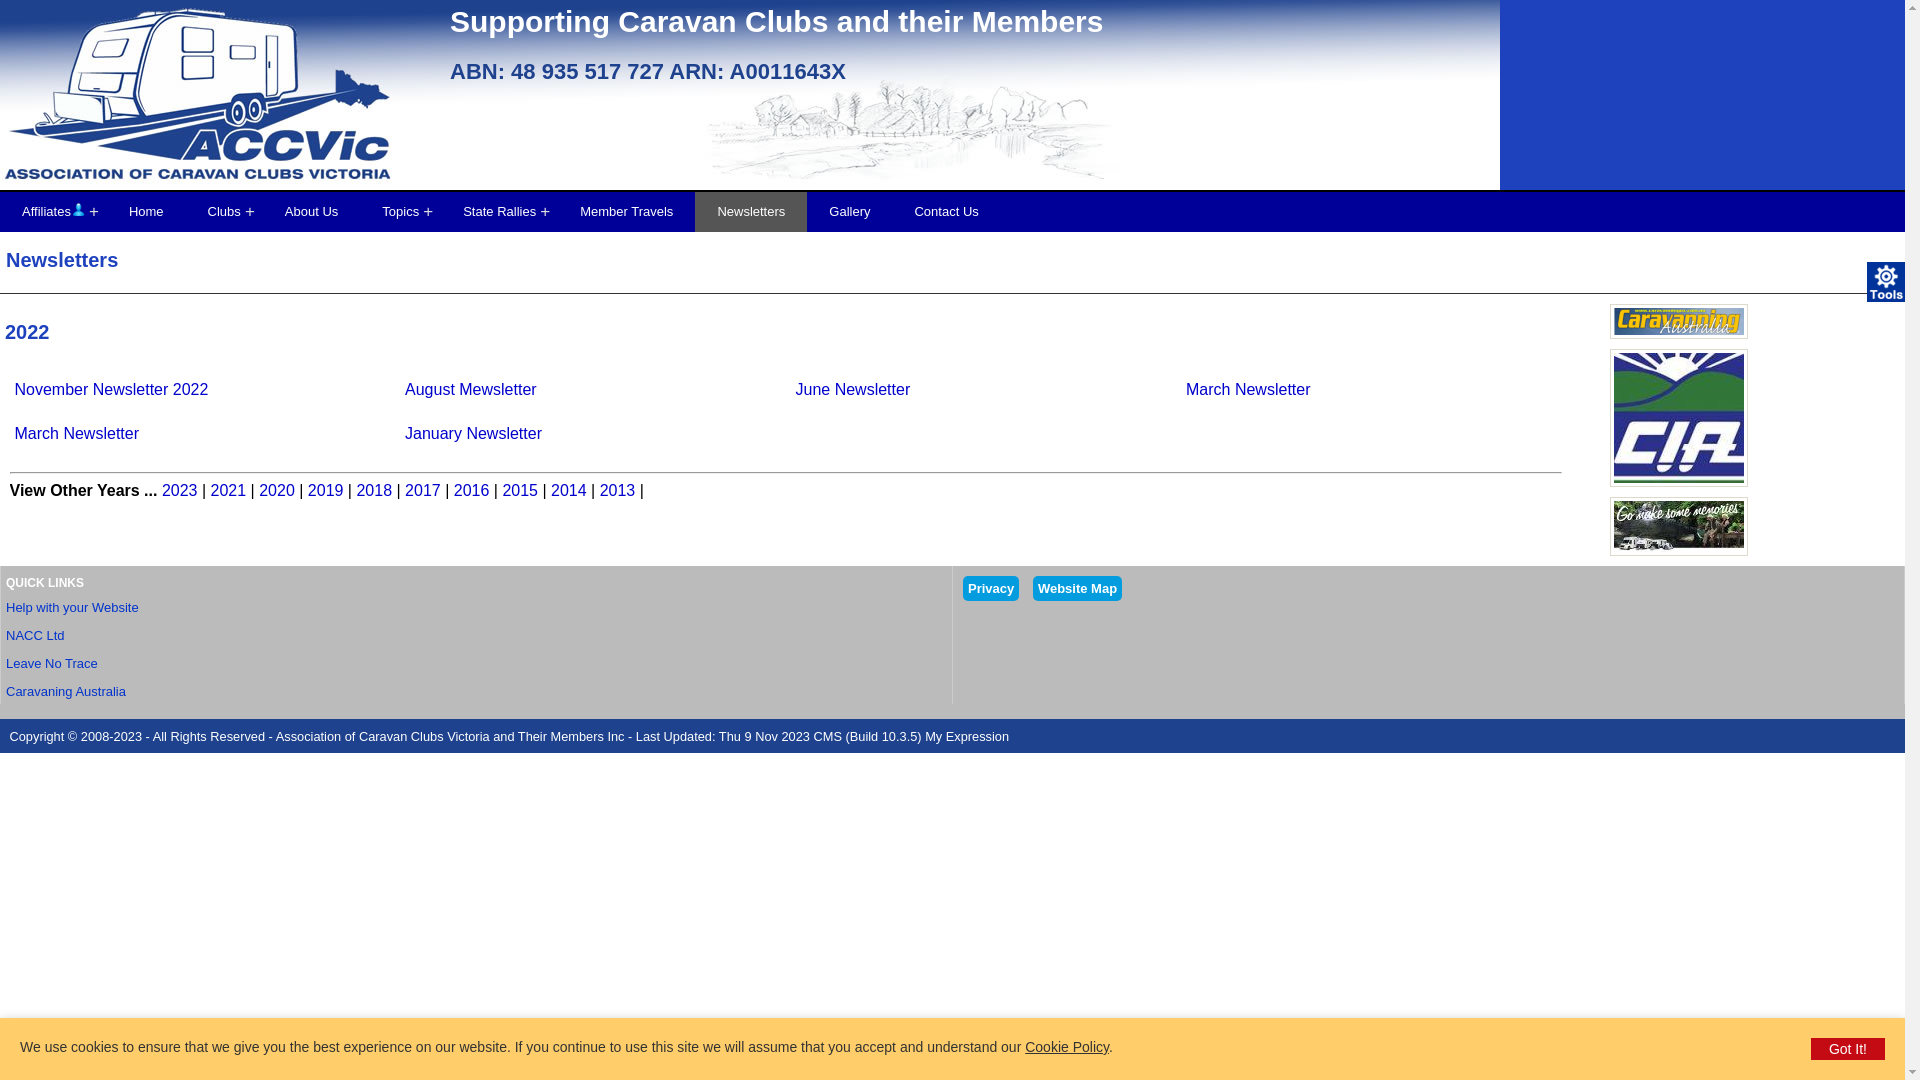  What do you see at coordinates (990, 587) in the screenshot?
I see `'Privacy'` at bounding box center [990, 587].